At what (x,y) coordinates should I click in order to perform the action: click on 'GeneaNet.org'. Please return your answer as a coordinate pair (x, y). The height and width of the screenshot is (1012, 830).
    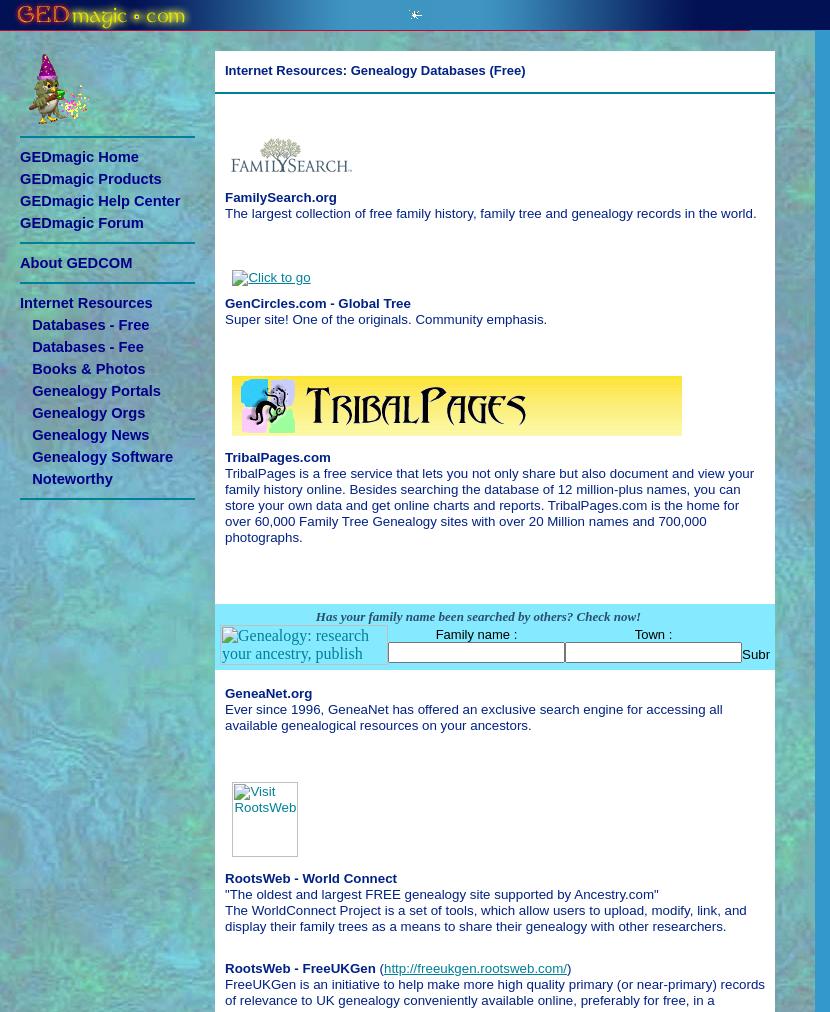
    Looking at the image, I should click on (268, 692).